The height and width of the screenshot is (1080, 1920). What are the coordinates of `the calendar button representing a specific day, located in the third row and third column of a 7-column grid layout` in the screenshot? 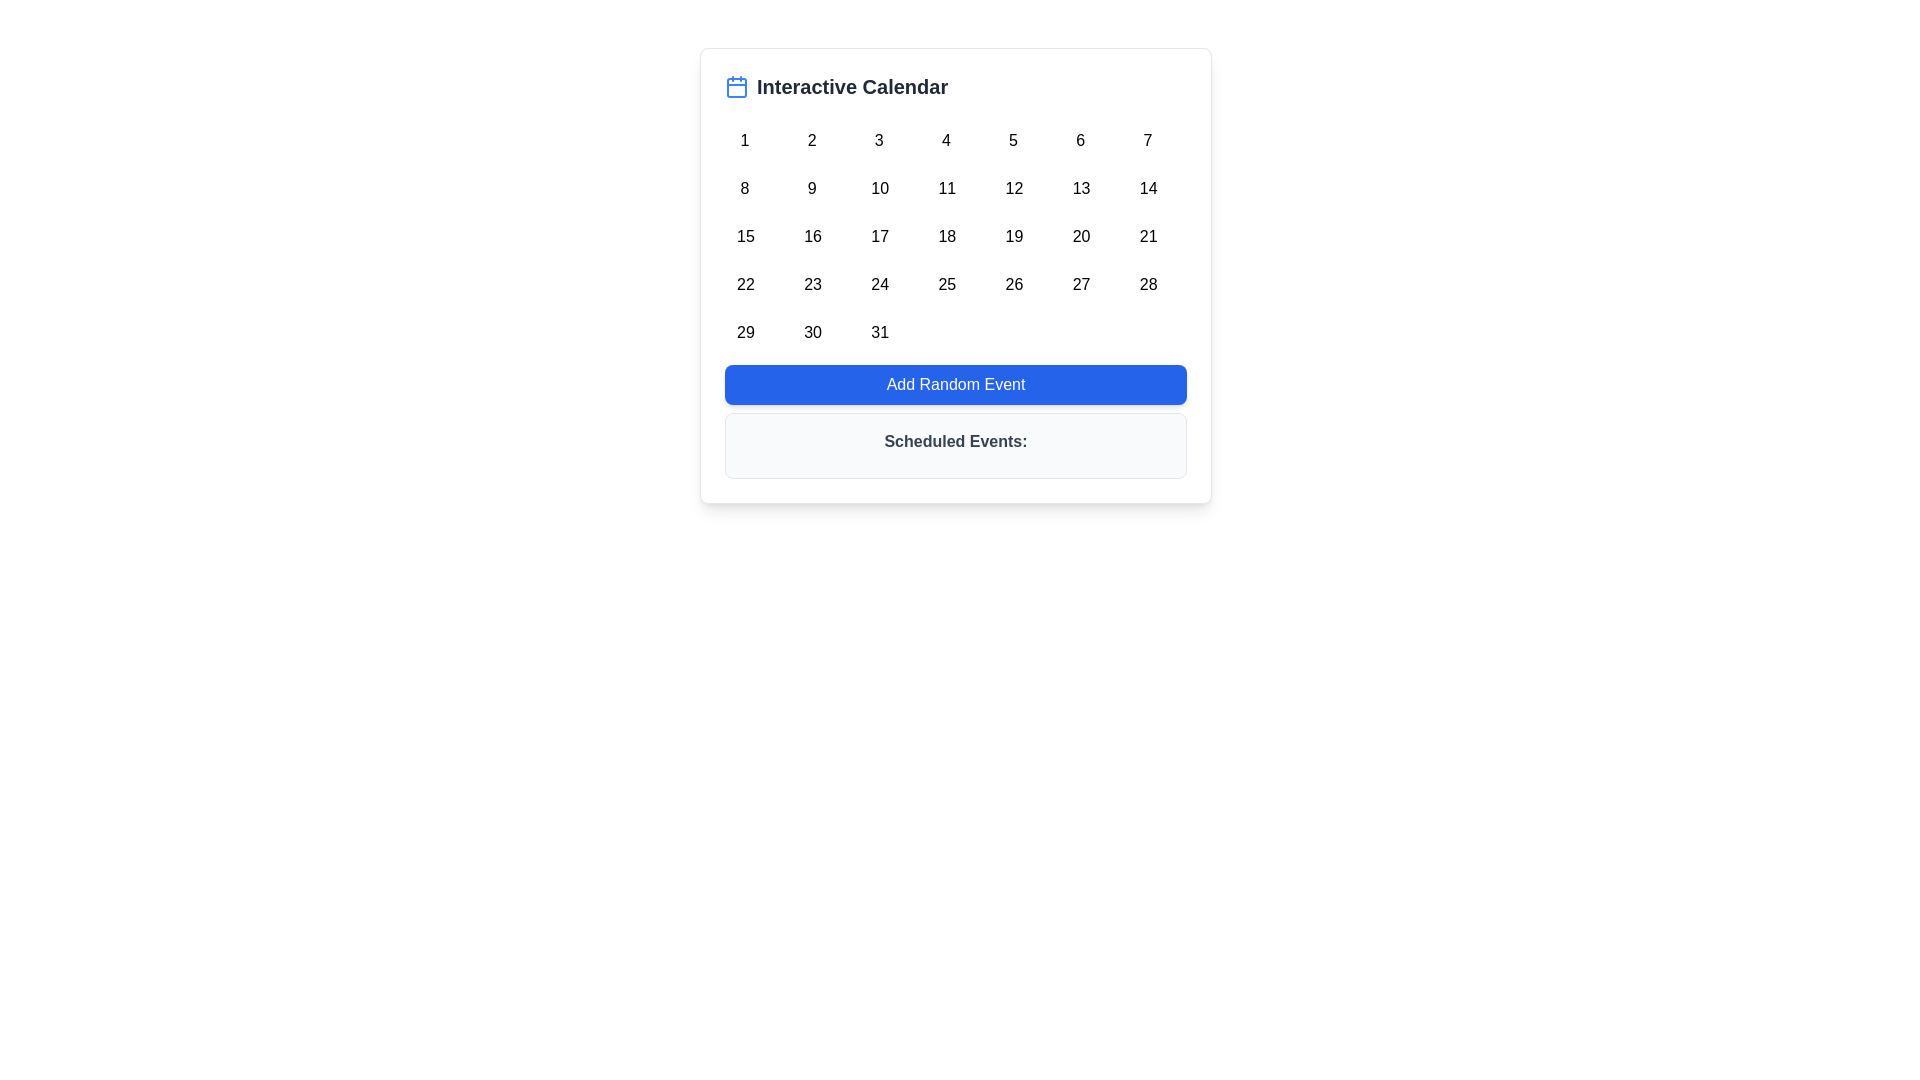 It's located at (879, 231).